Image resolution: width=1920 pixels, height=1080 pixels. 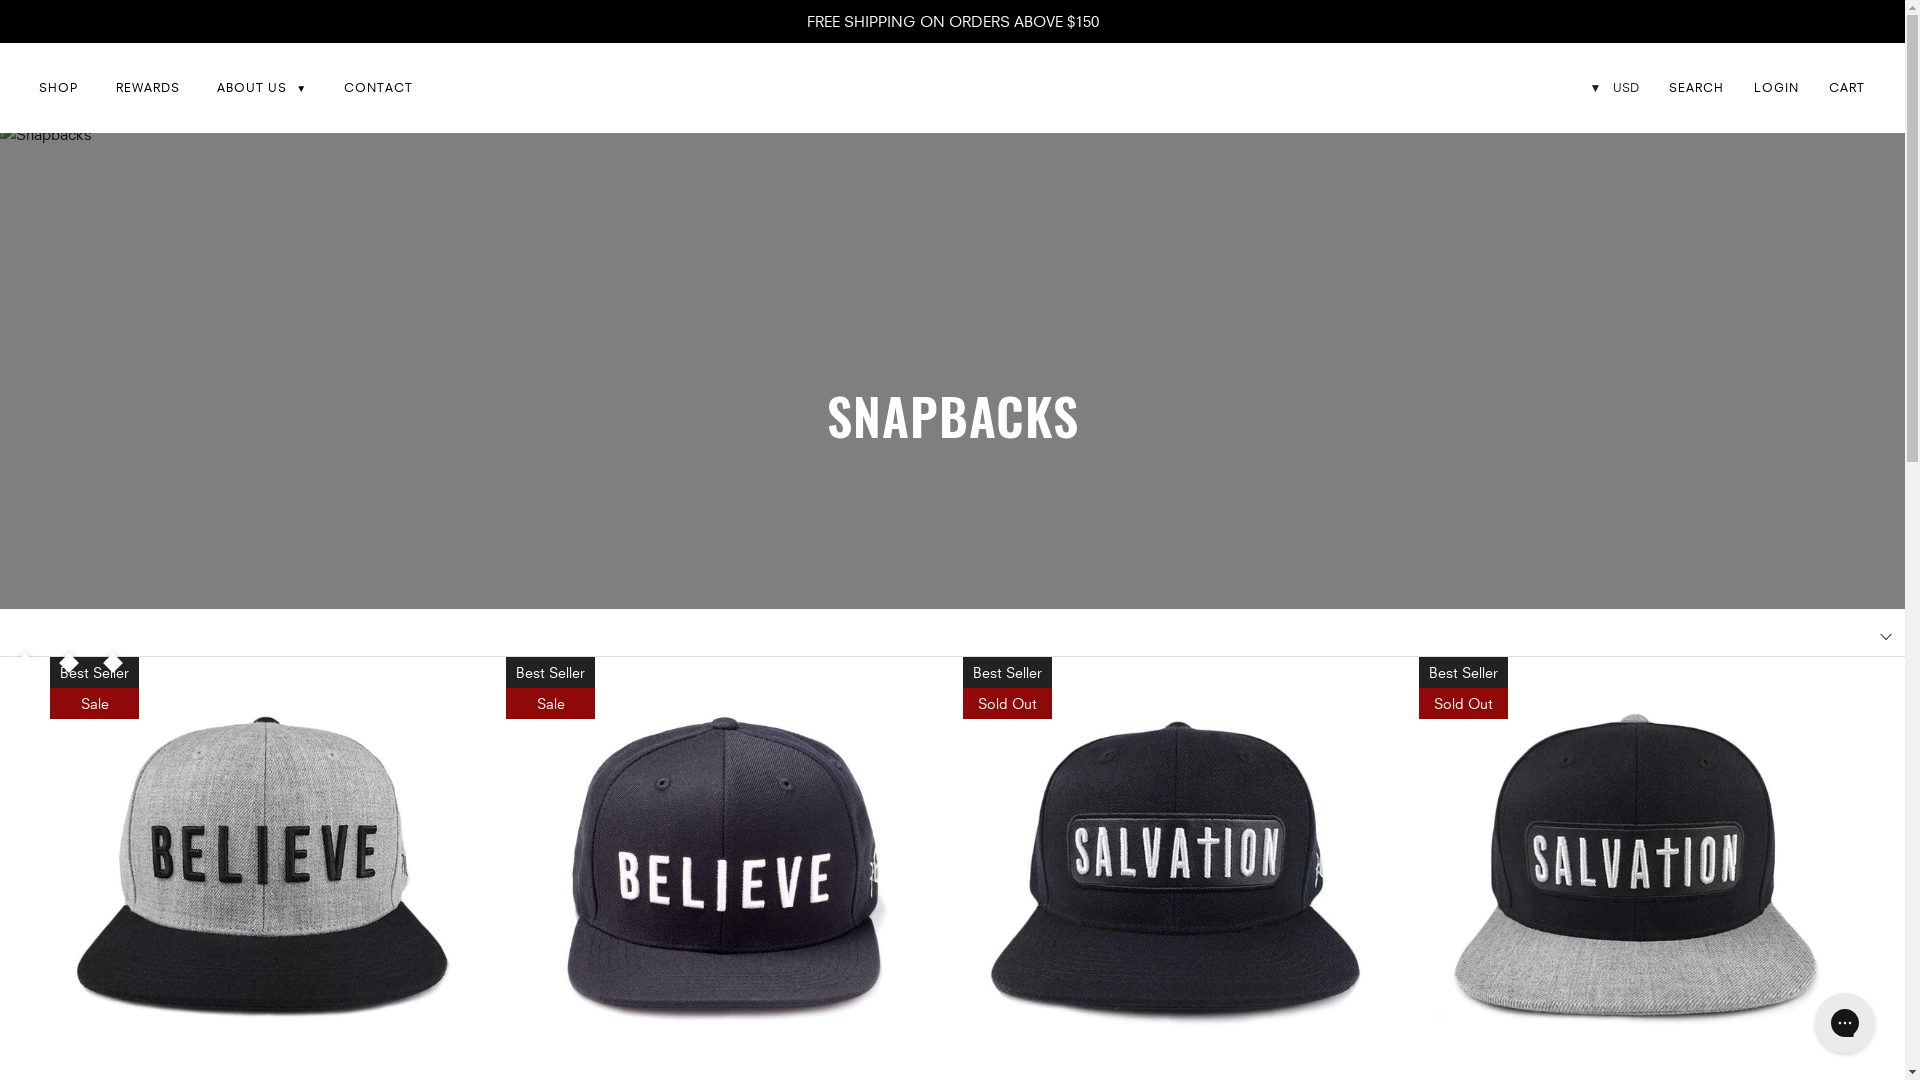 I want to click on 'ABOUT US', so click(x=260, y=87).